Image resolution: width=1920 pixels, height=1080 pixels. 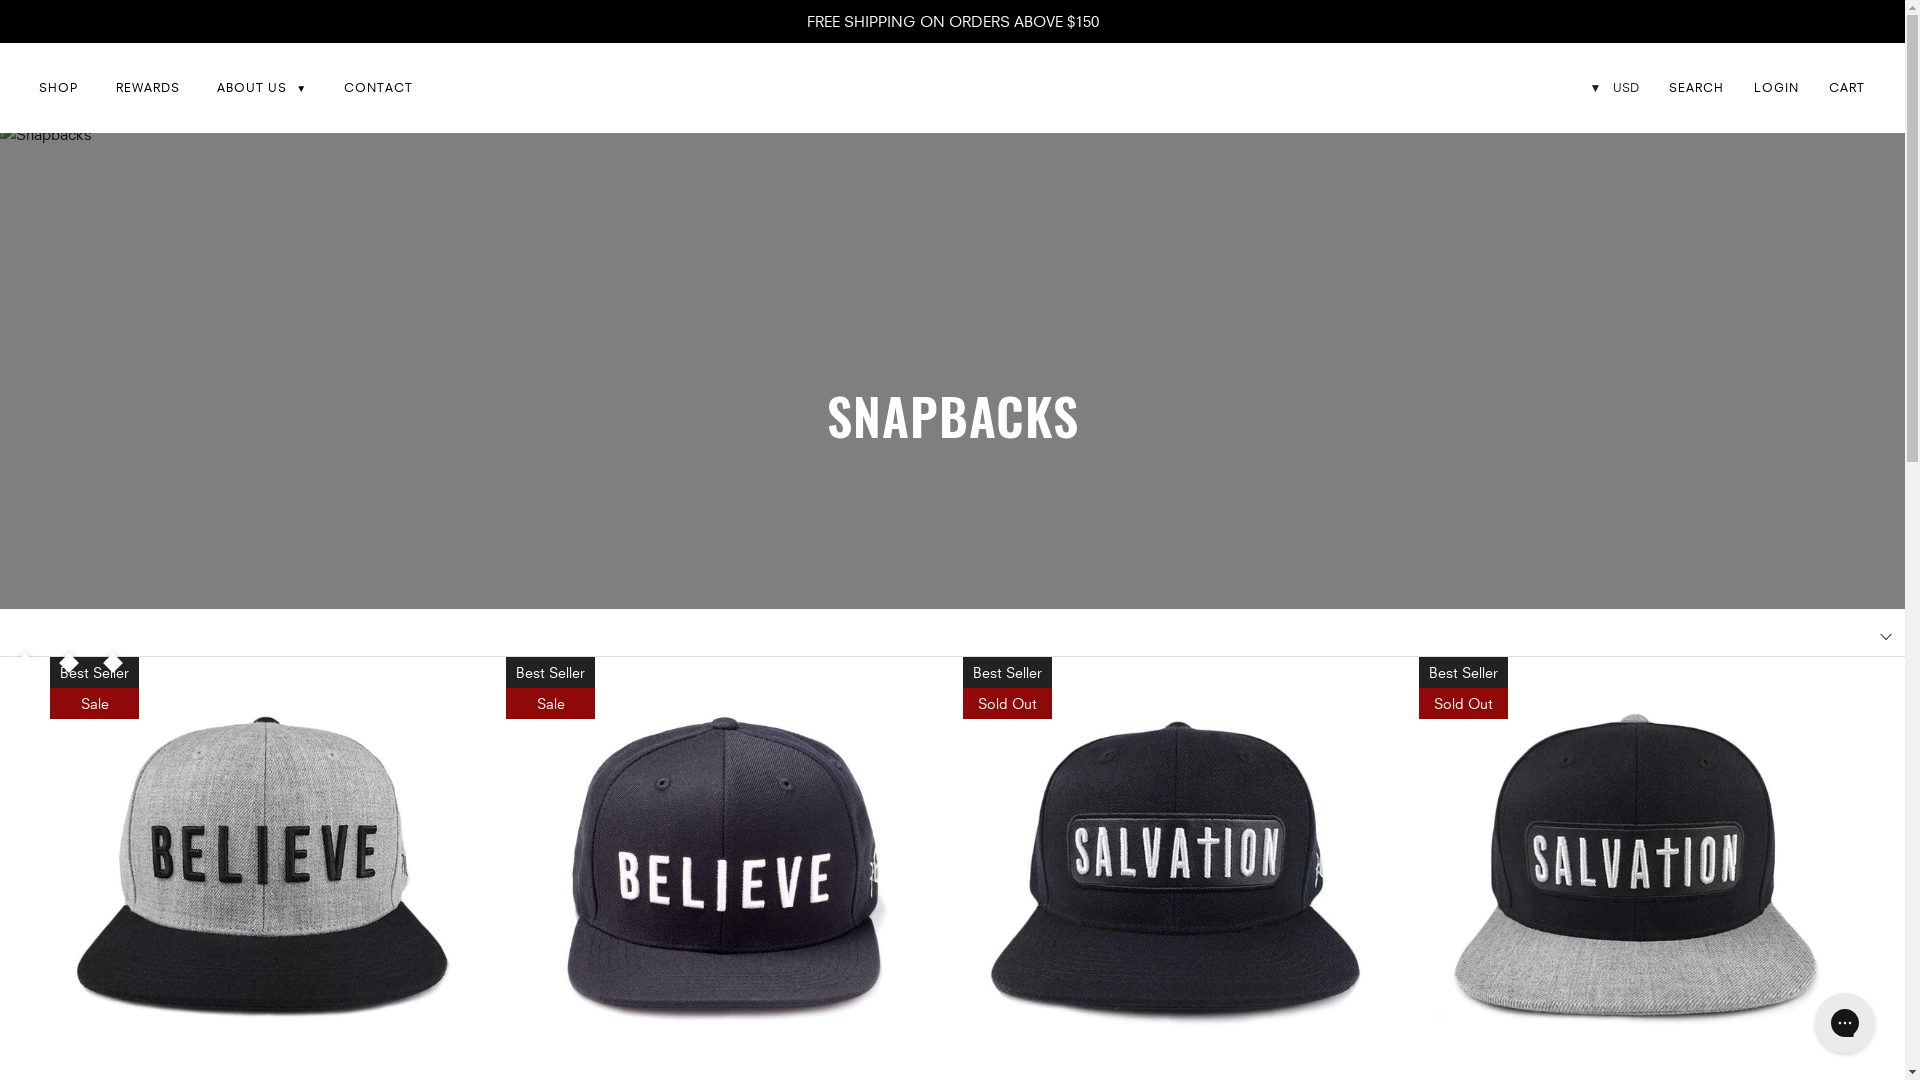 I want to click on 'ABOUT US', so click(x=260, y=87).